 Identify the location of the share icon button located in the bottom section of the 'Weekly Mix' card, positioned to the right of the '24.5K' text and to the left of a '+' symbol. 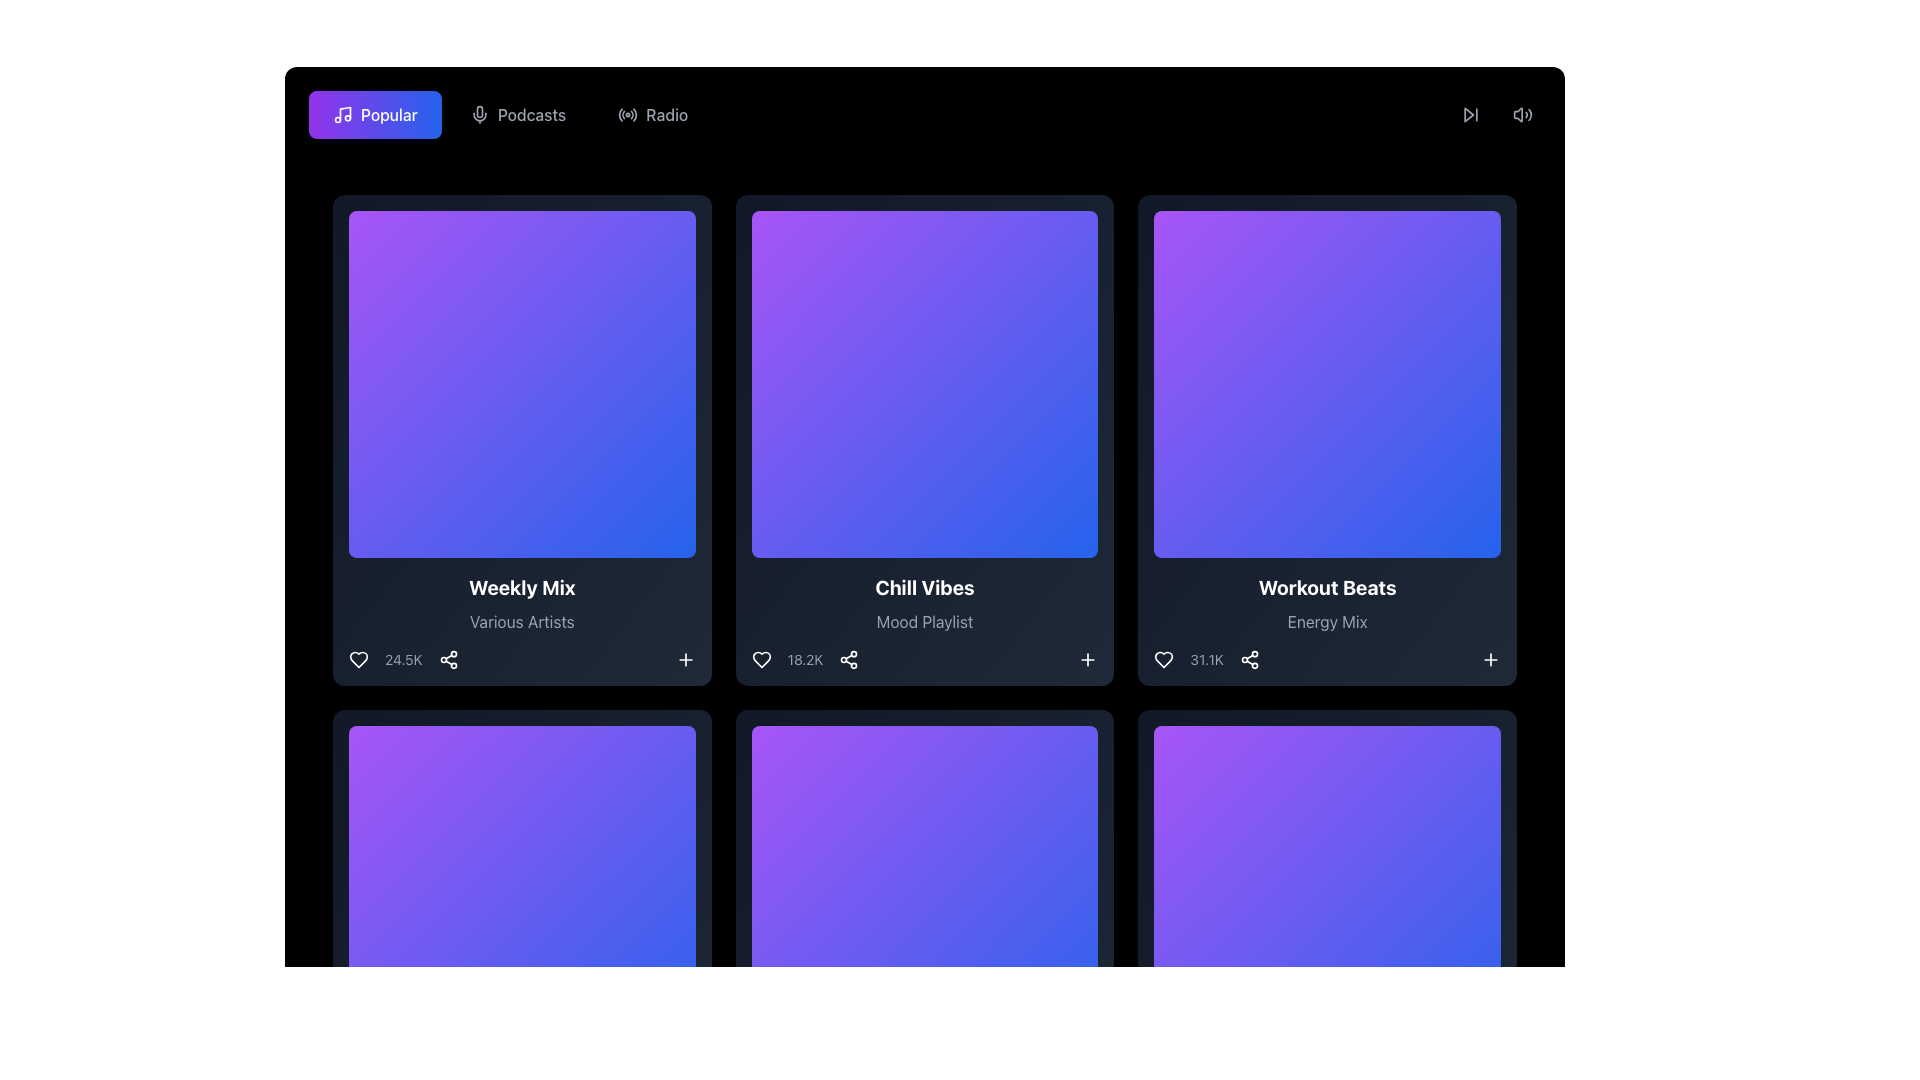
(447, 659).